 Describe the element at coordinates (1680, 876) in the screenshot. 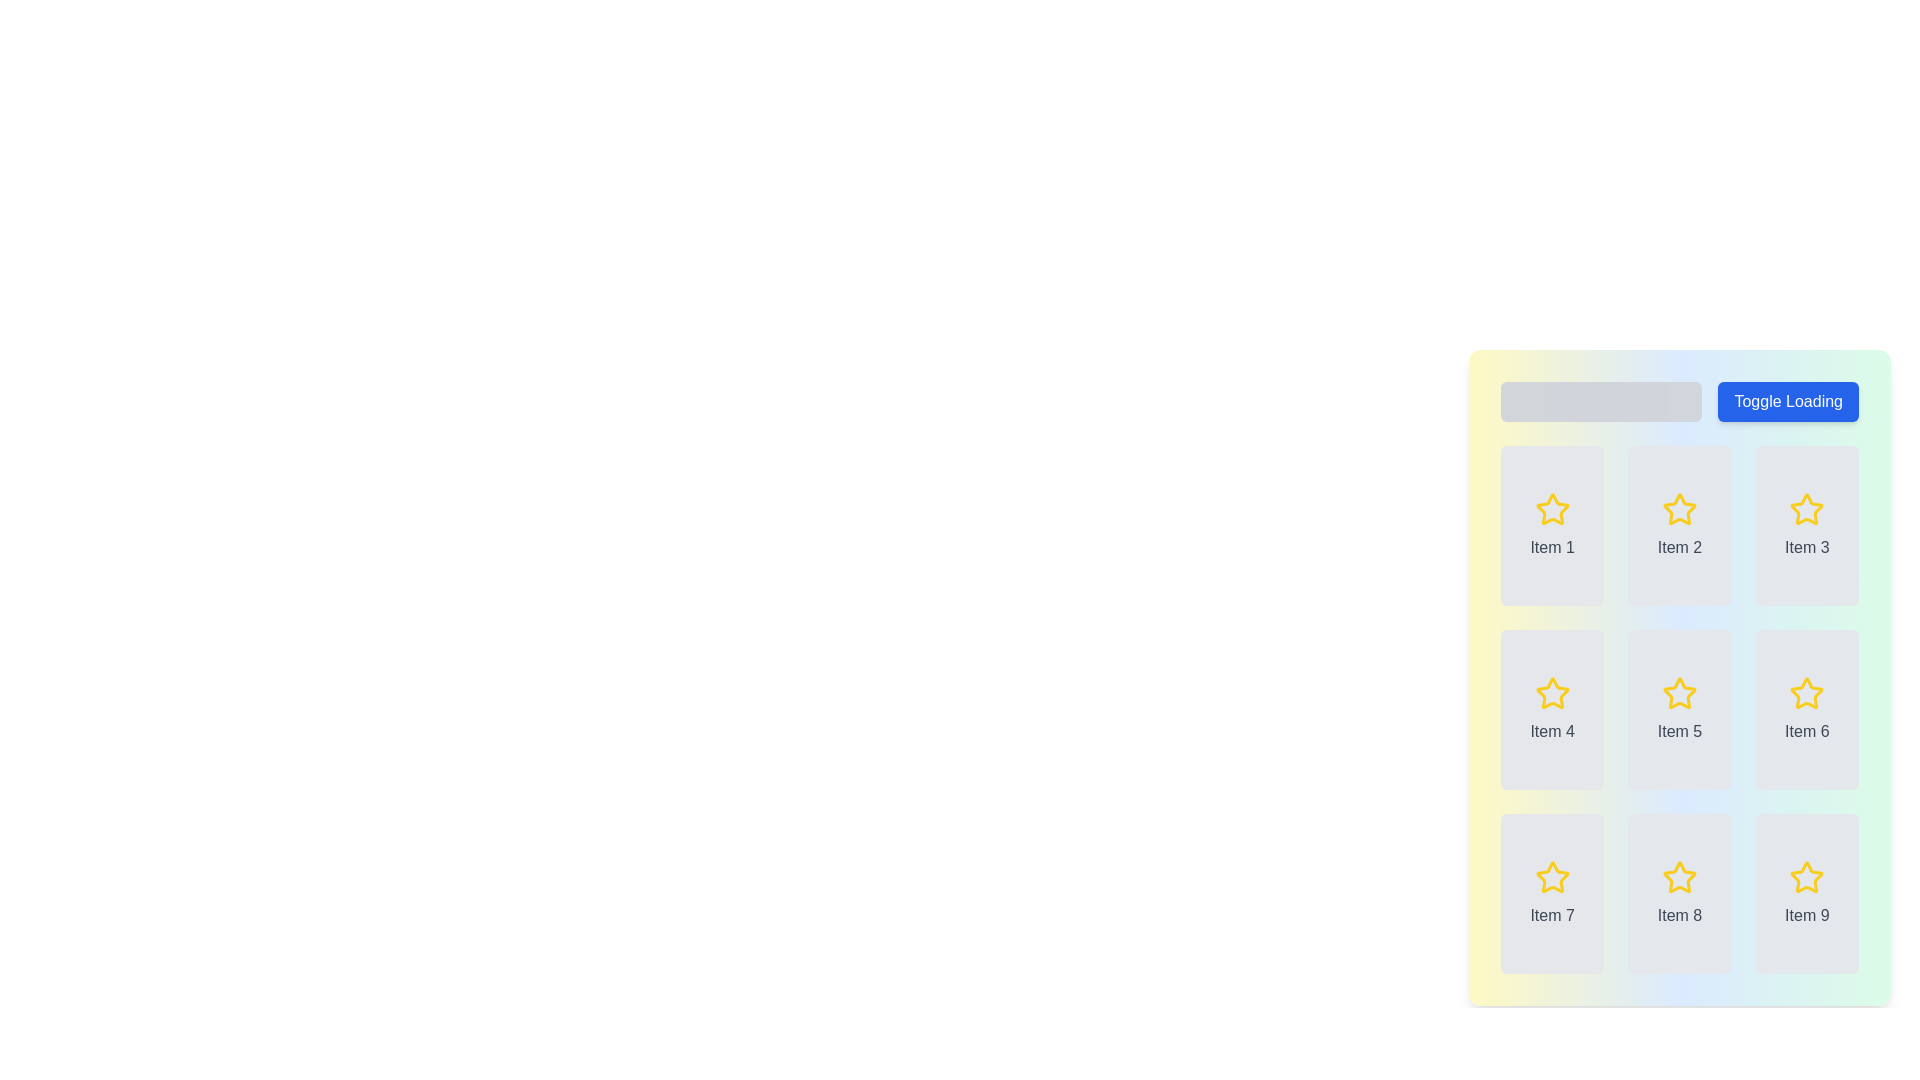

I see `the star rating icon` at that location.